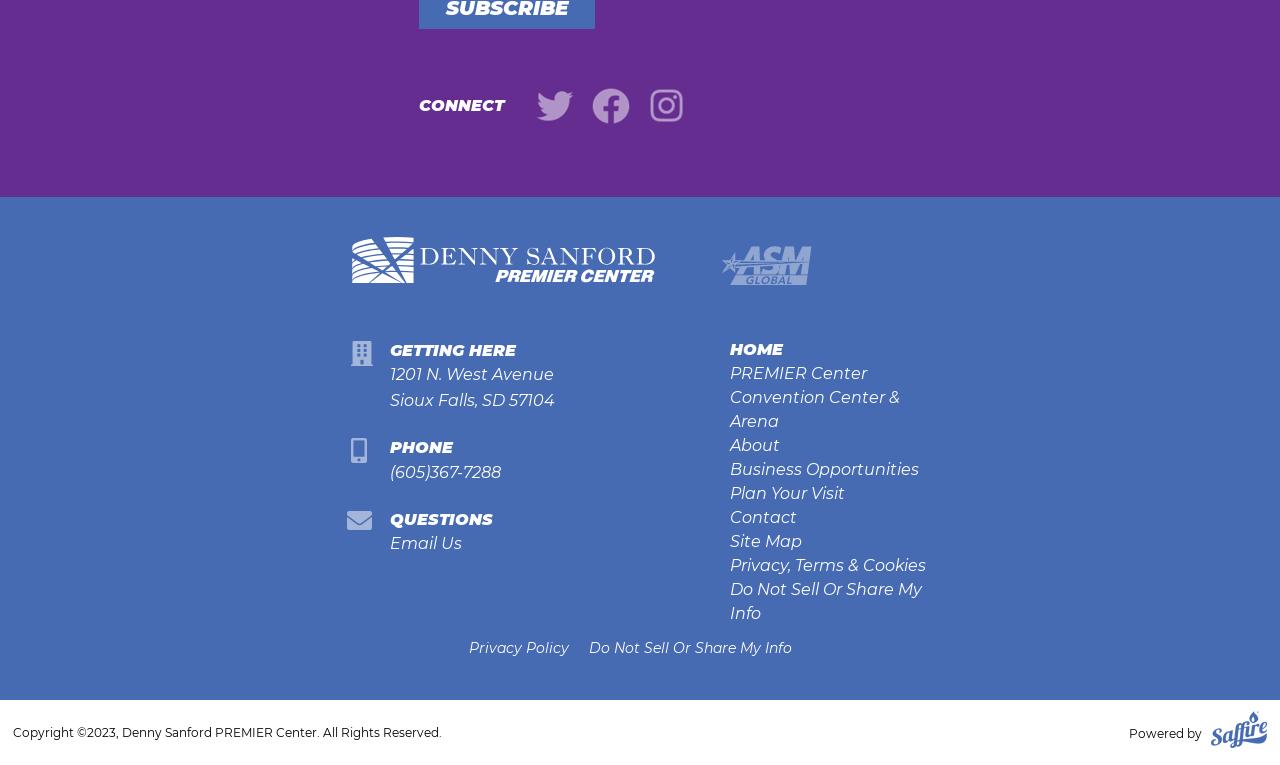  Describe the element at coordinates (764, 540) in the screenshot. I see `'Site Map'` at that location.